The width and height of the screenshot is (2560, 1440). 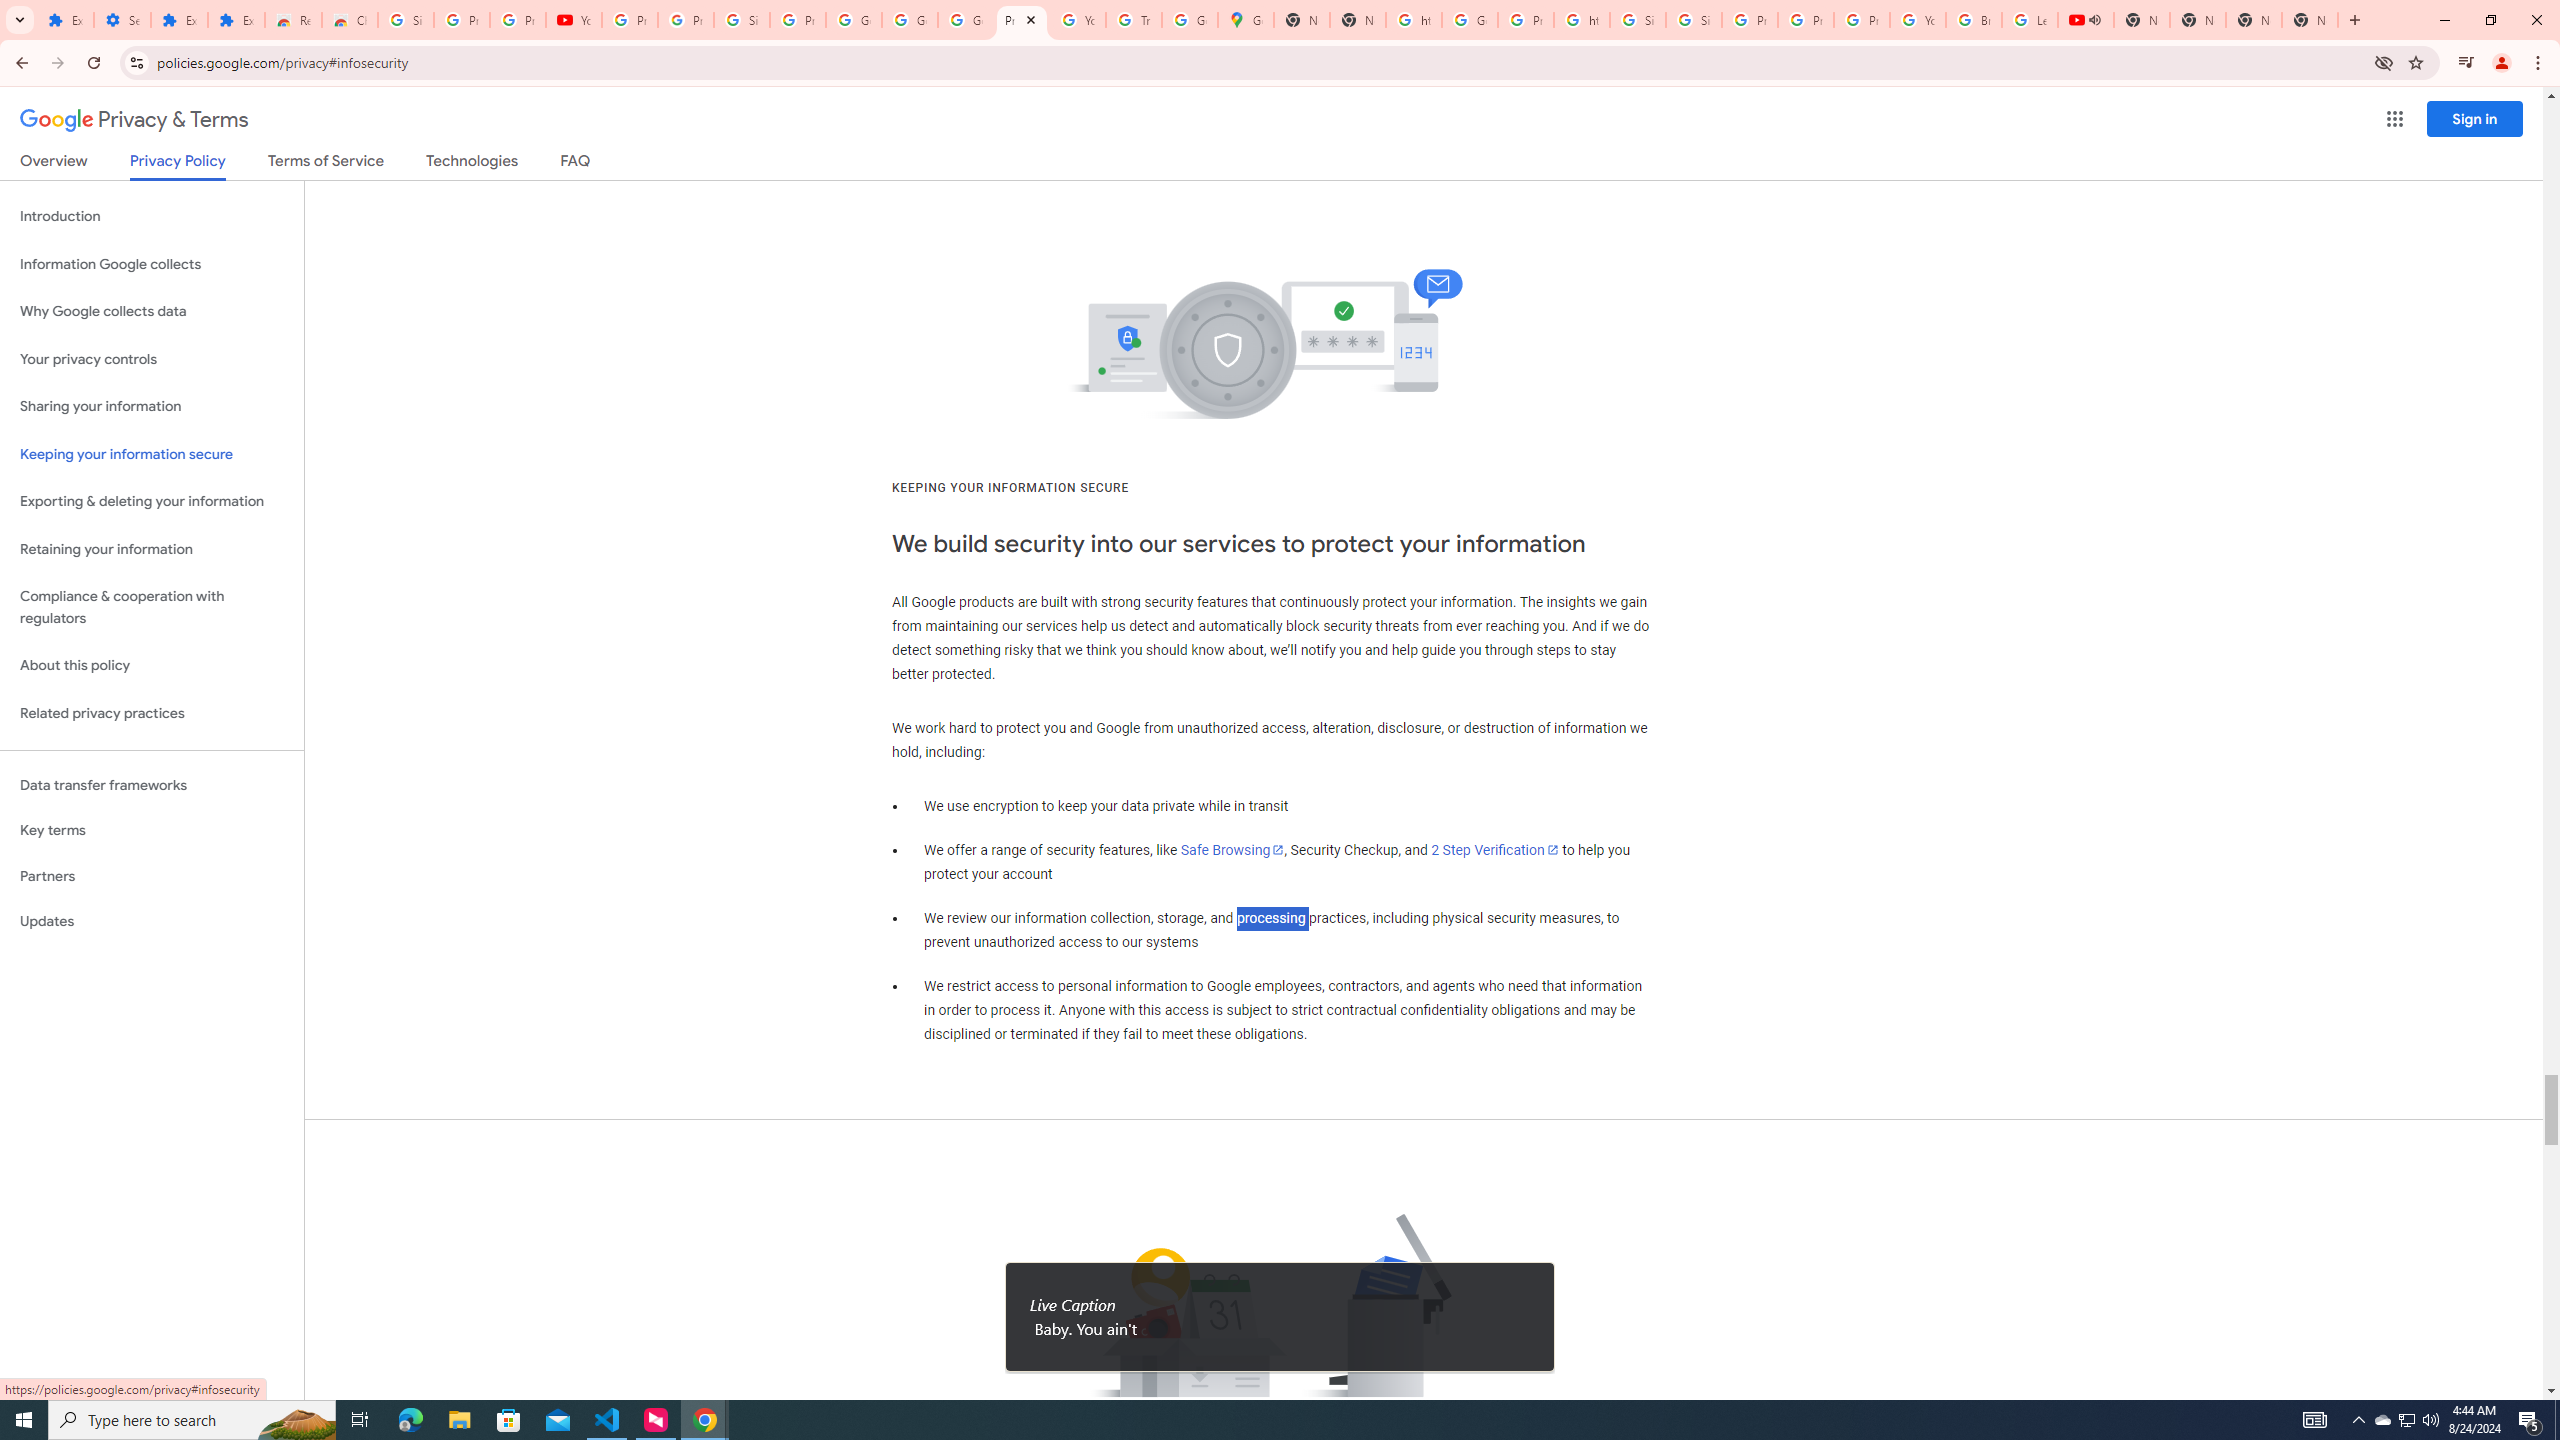 I want to click on 'About this policy', so click(x=151, y=666).